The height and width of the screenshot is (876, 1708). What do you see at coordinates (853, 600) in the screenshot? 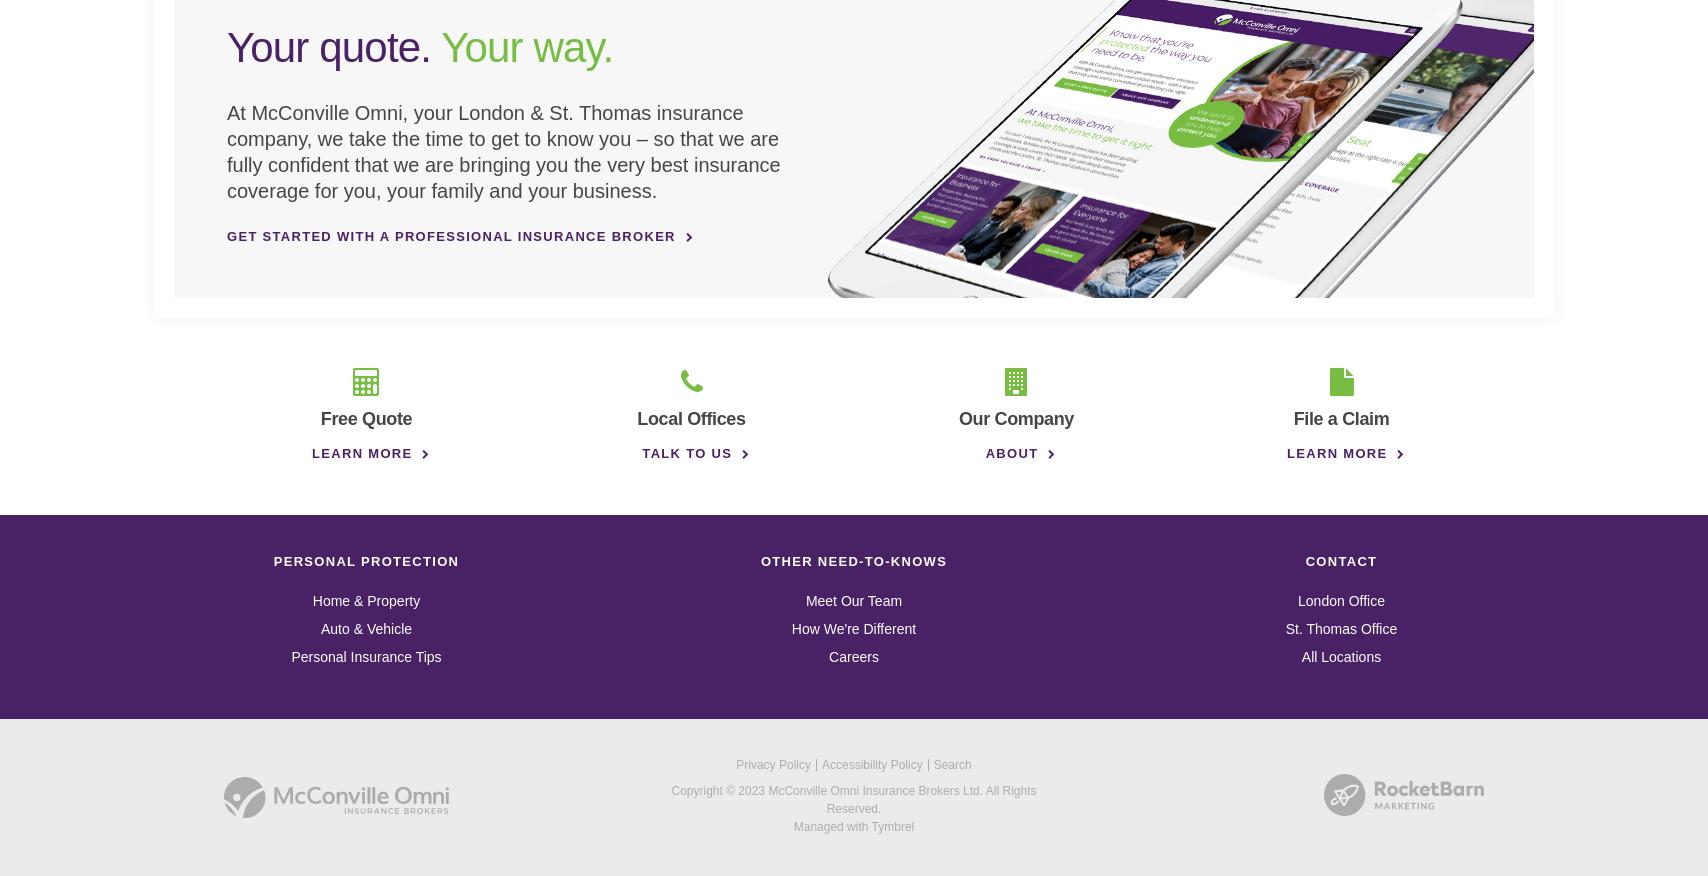
I see `'Meet Our Team'` at bounding box center [853, 600].